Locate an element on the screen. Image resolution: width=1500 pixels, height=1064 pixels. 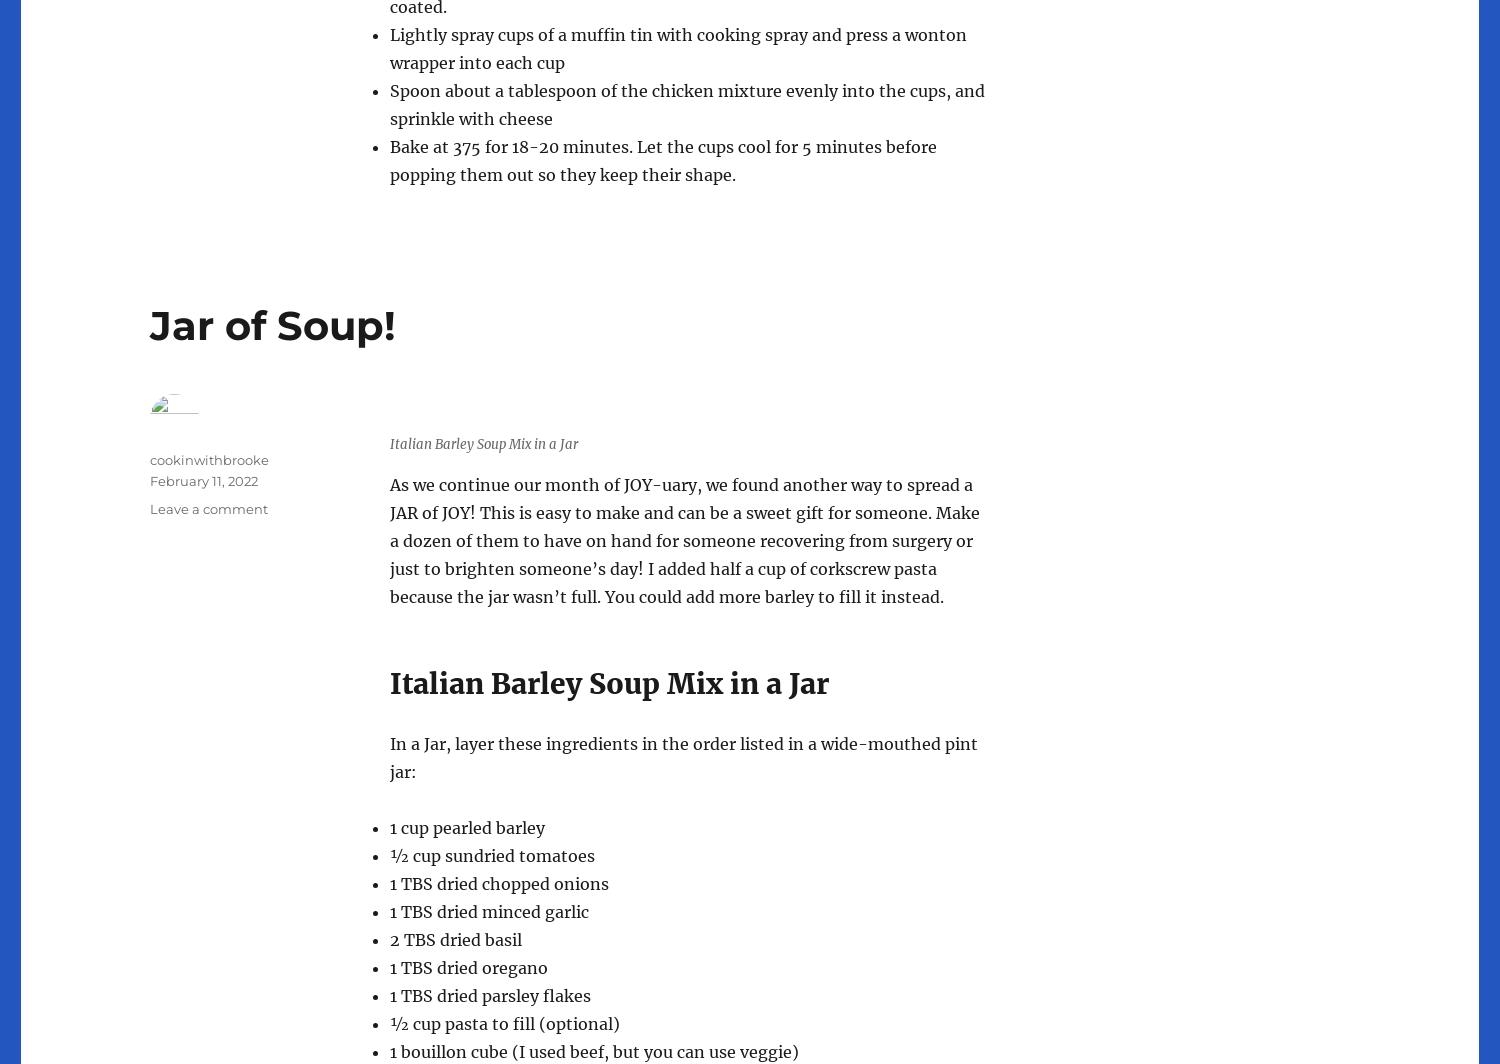
'2 TBS dried basil' is located at coordinates (455, 938).